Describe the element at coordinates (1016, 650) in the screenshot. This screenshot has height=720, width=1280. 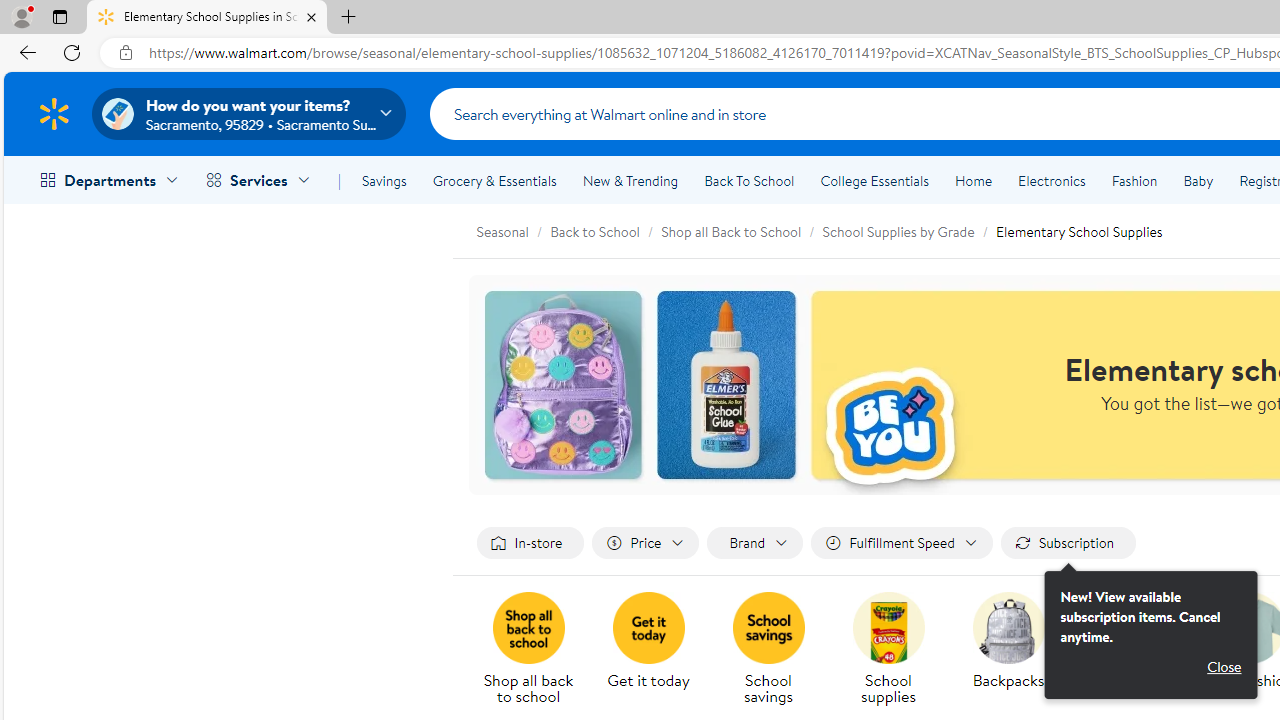
I see `'Backpacks'` at that location.